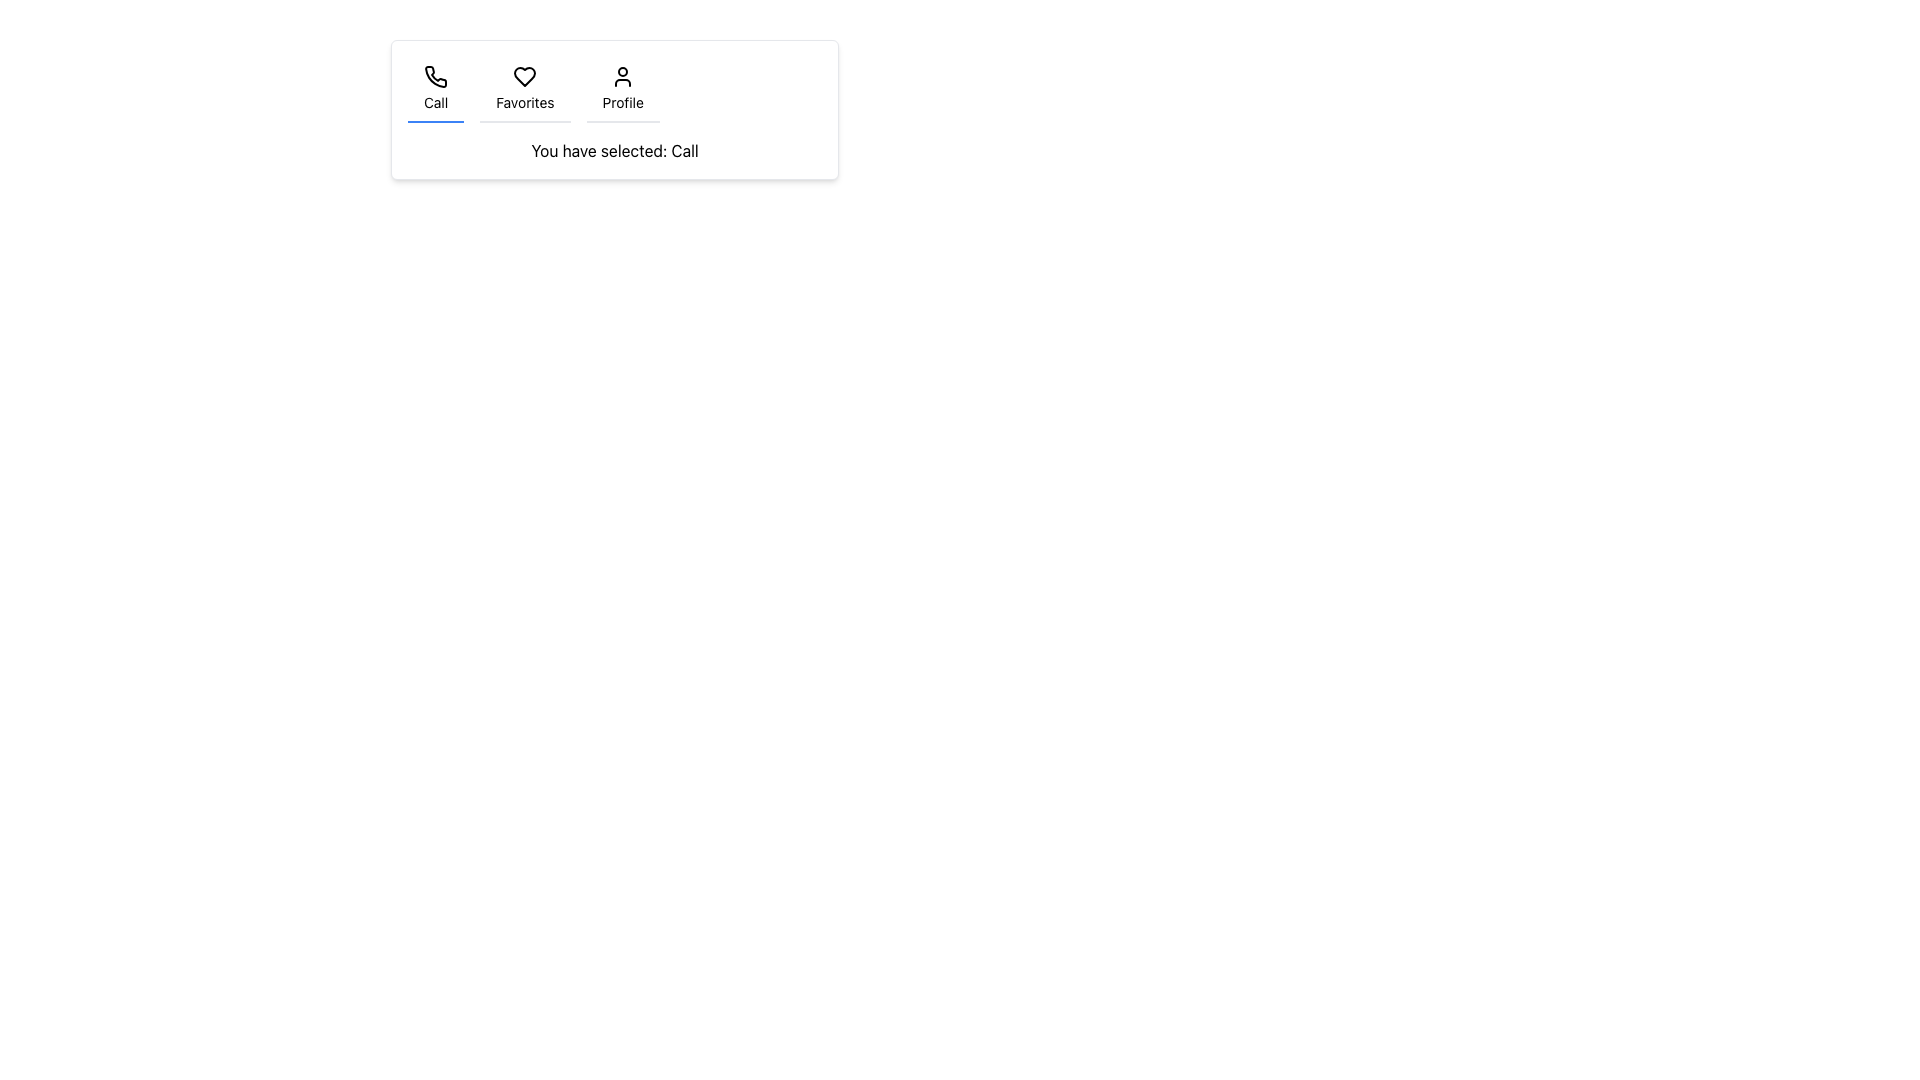  What do you see at coordinates (622, 76) in the screenshot?
I see `the 'Profile' icon located centrally above the 'Profile' text label in the third column of the navigation bar` at bounding box center [622, 76].